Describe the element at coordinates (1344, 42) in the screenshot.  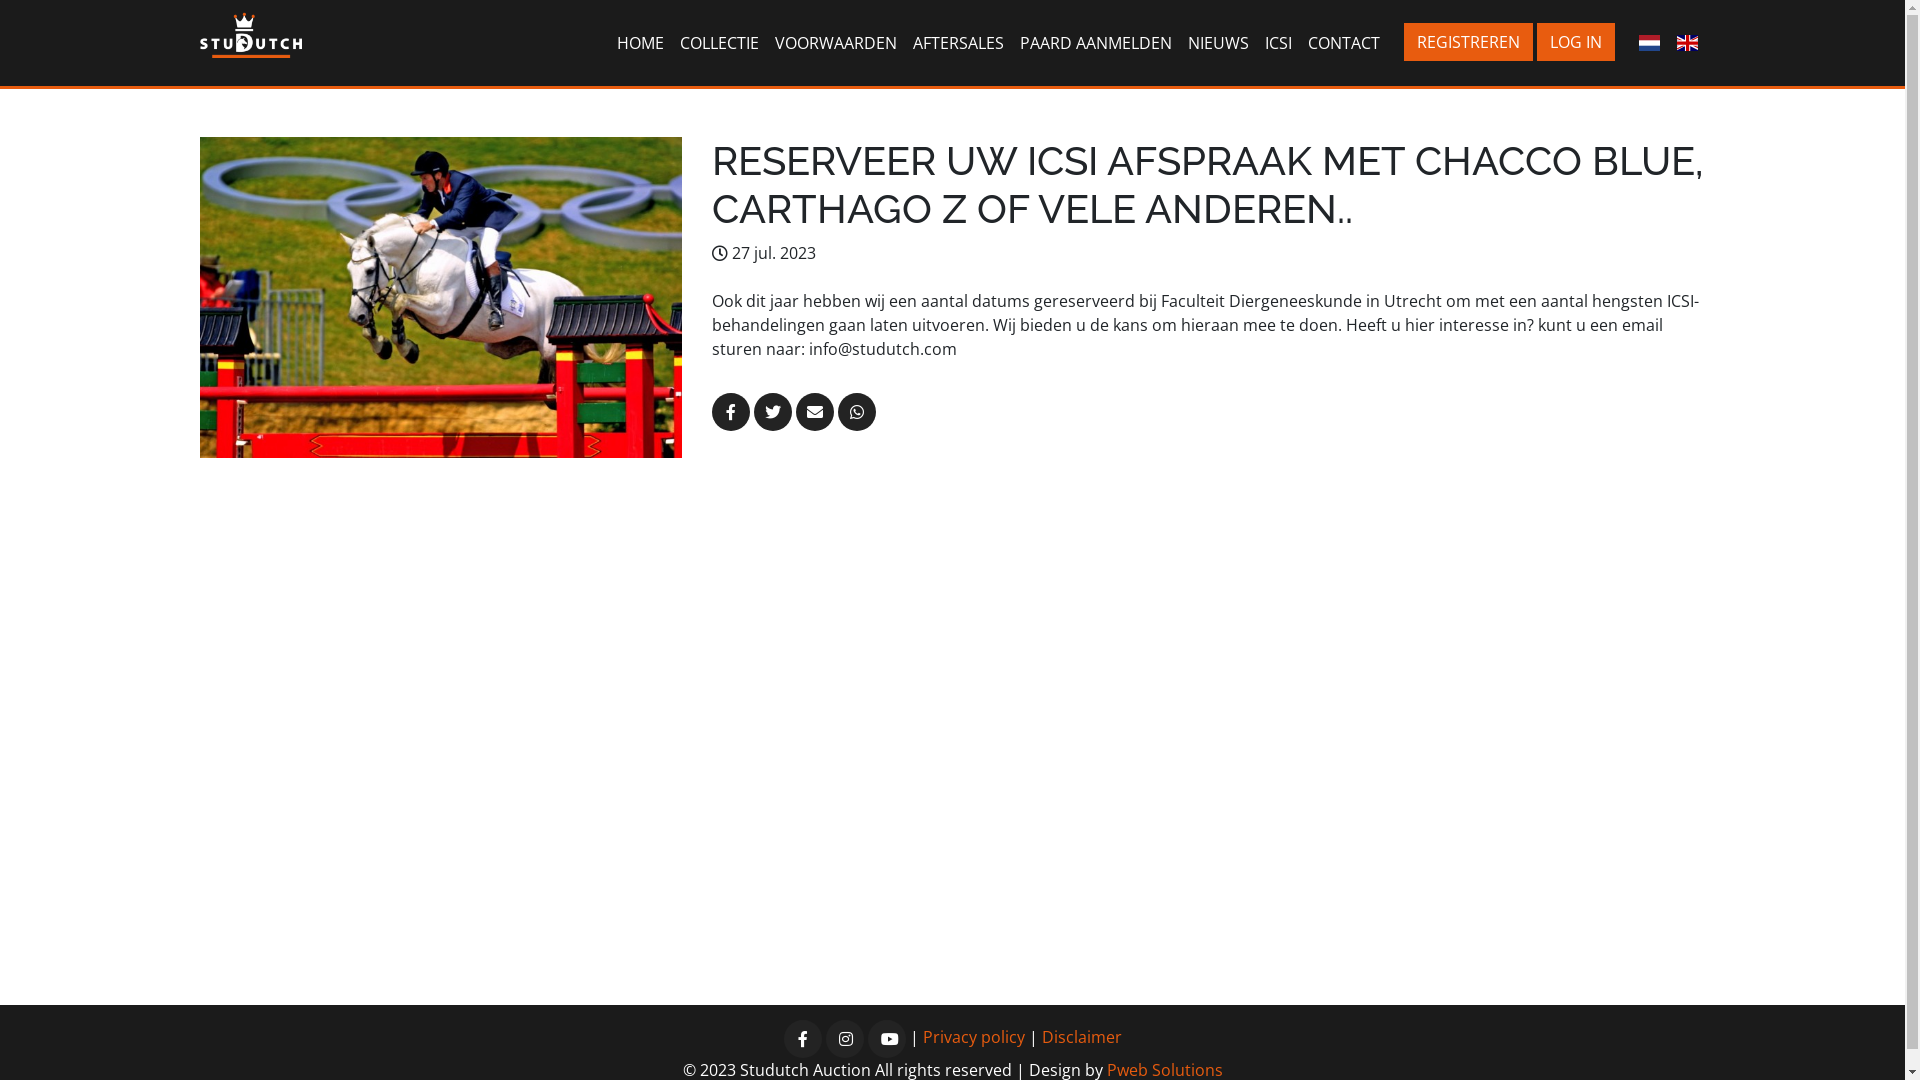
I see `'CONTACT'` at that location.